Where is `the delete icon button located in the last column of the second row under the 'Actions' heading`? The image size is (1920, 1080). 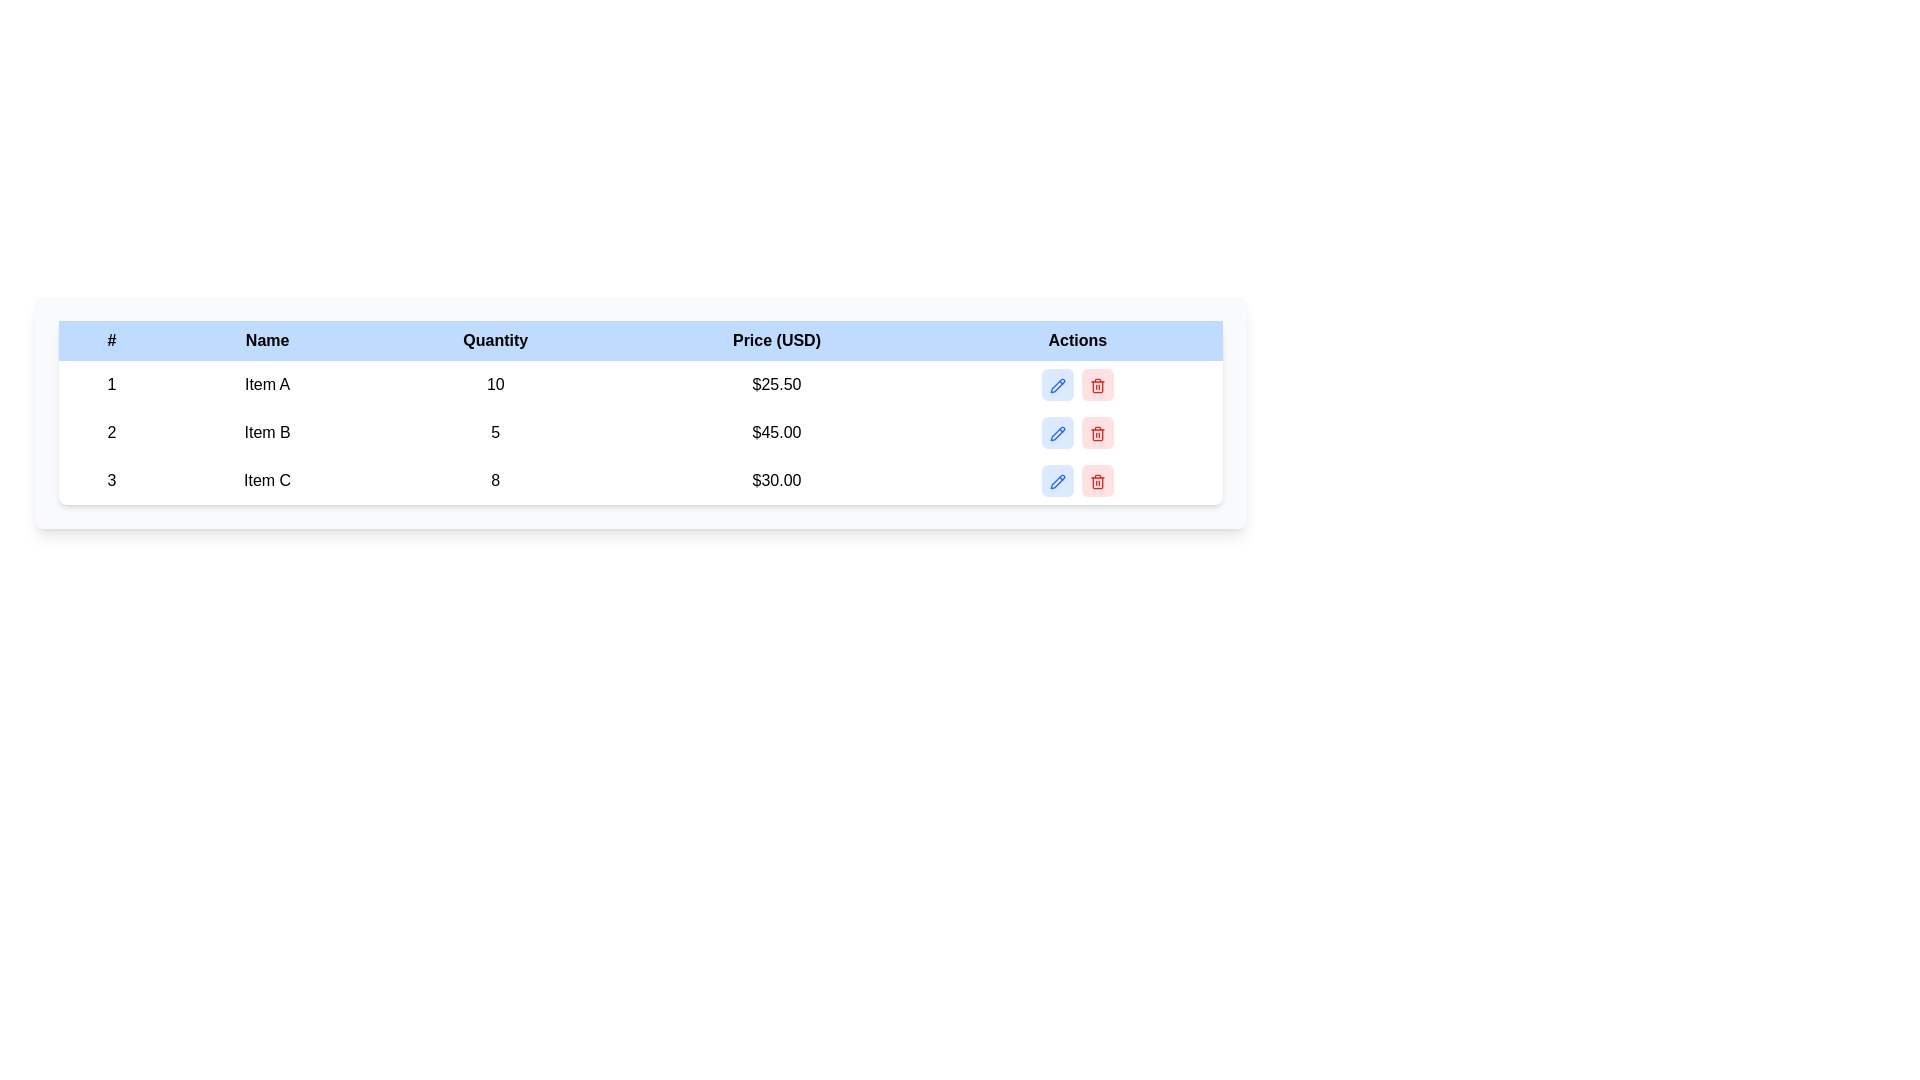 the delete icon button located in the last column of the second row under the 'Actions' heading is located at coordinates (1096, 432).